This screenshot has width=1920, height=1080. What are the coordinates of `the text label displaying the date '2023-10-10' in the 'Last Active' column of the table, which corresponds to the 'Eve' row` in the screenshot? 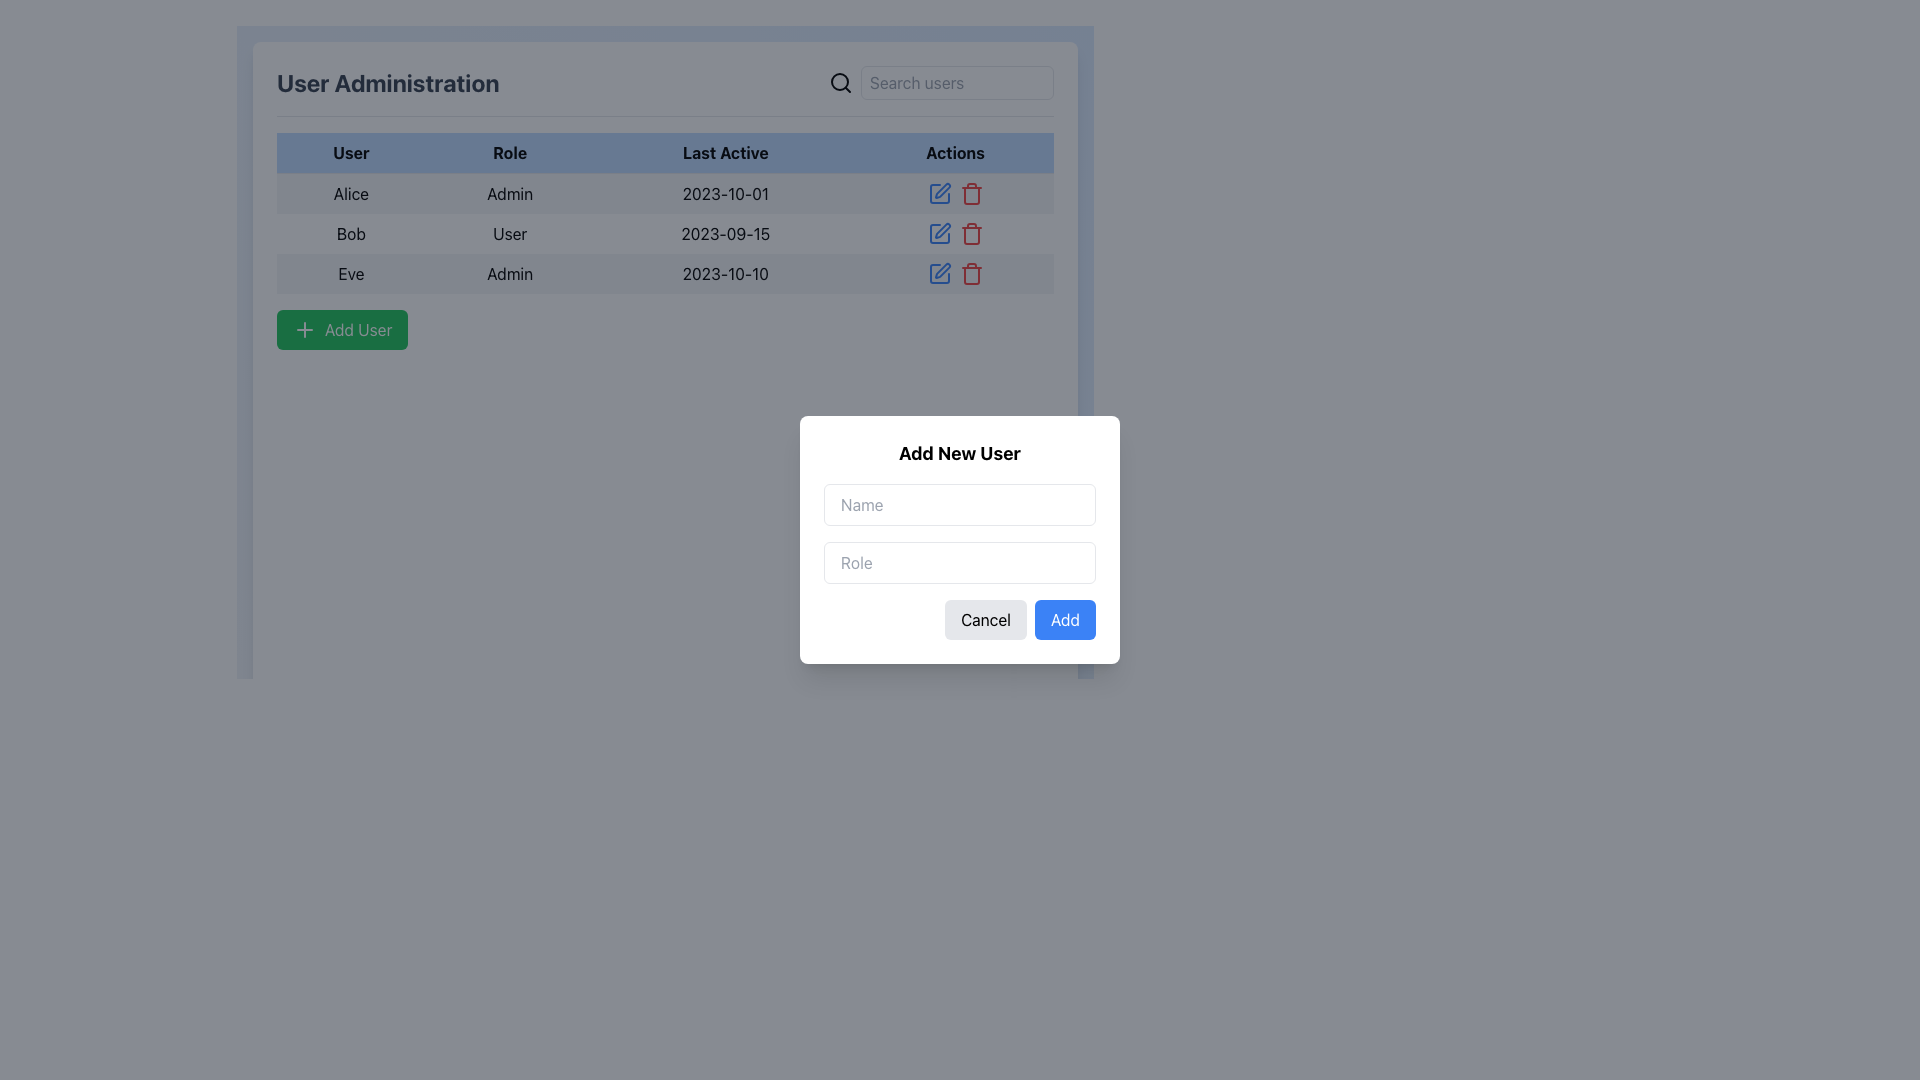 It's located at (724, 273).